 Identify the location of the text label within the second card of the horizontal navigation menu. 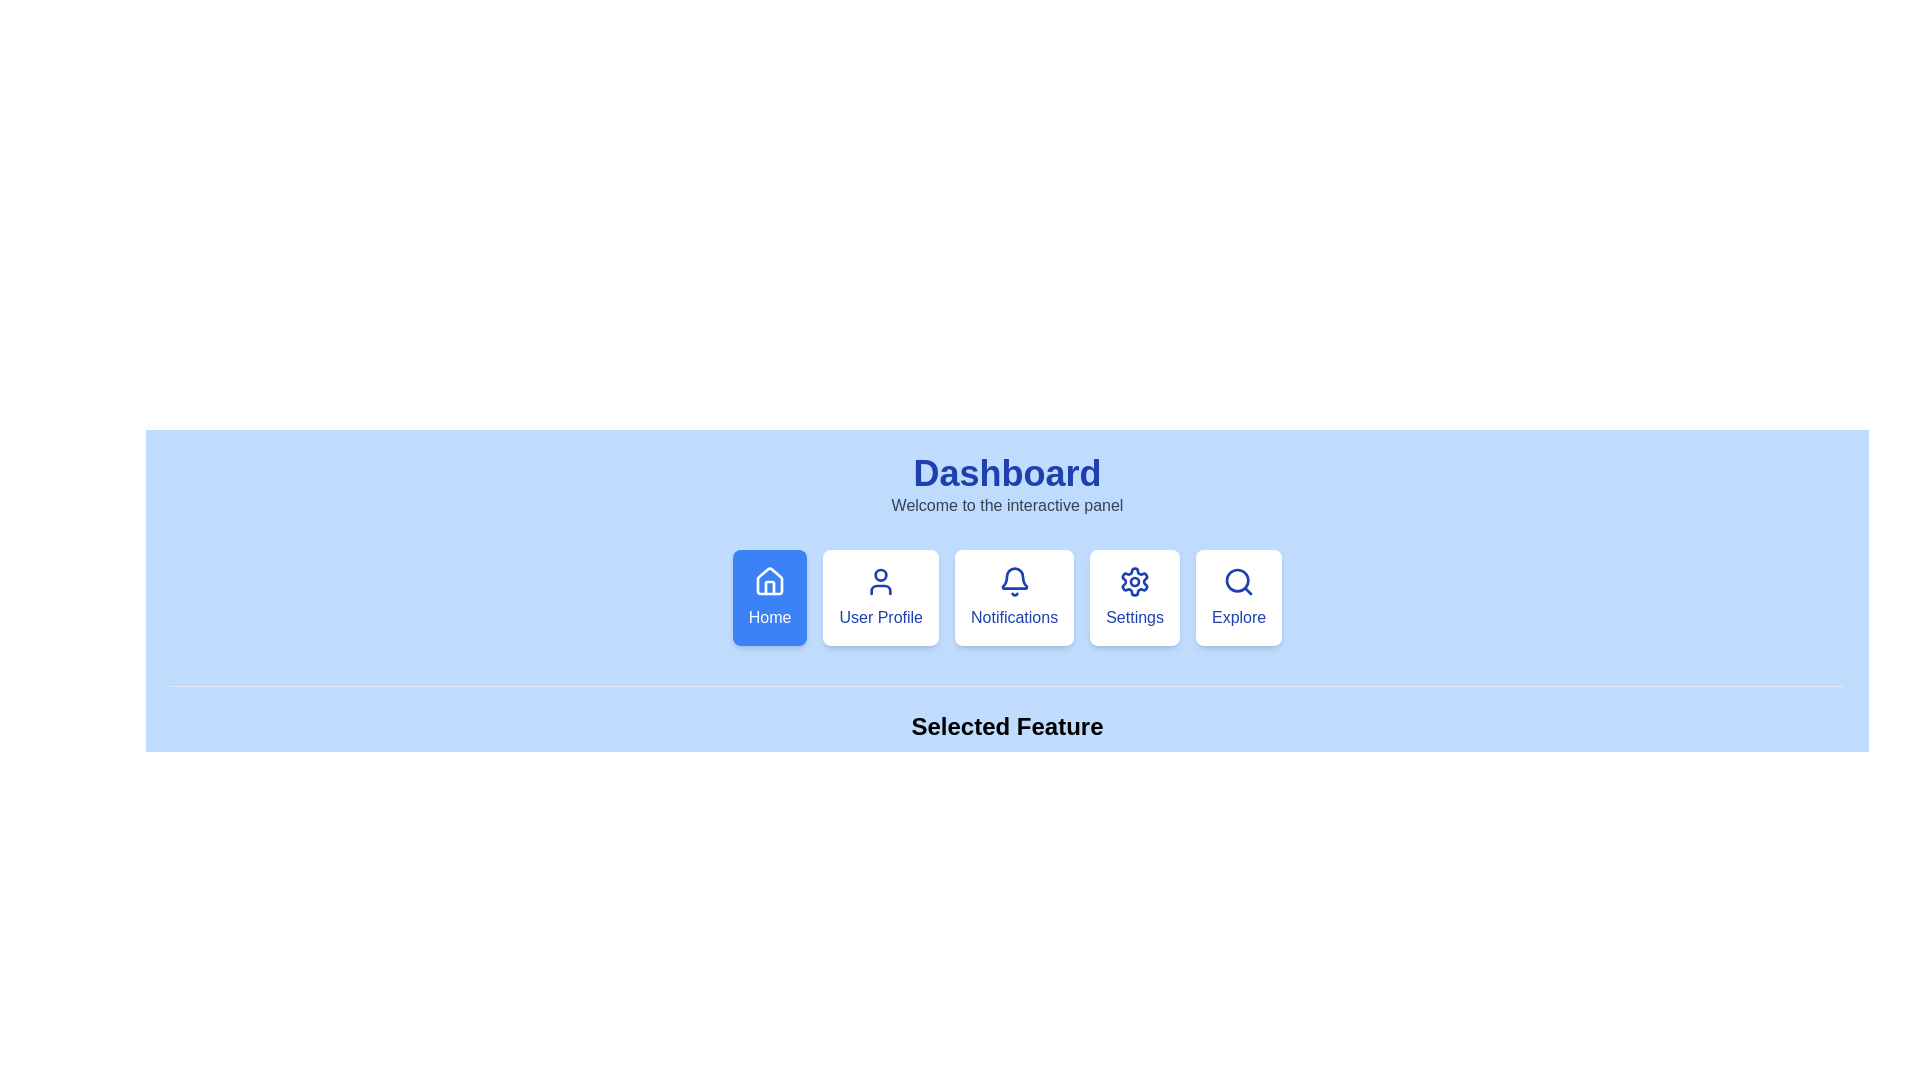
(880, 616).